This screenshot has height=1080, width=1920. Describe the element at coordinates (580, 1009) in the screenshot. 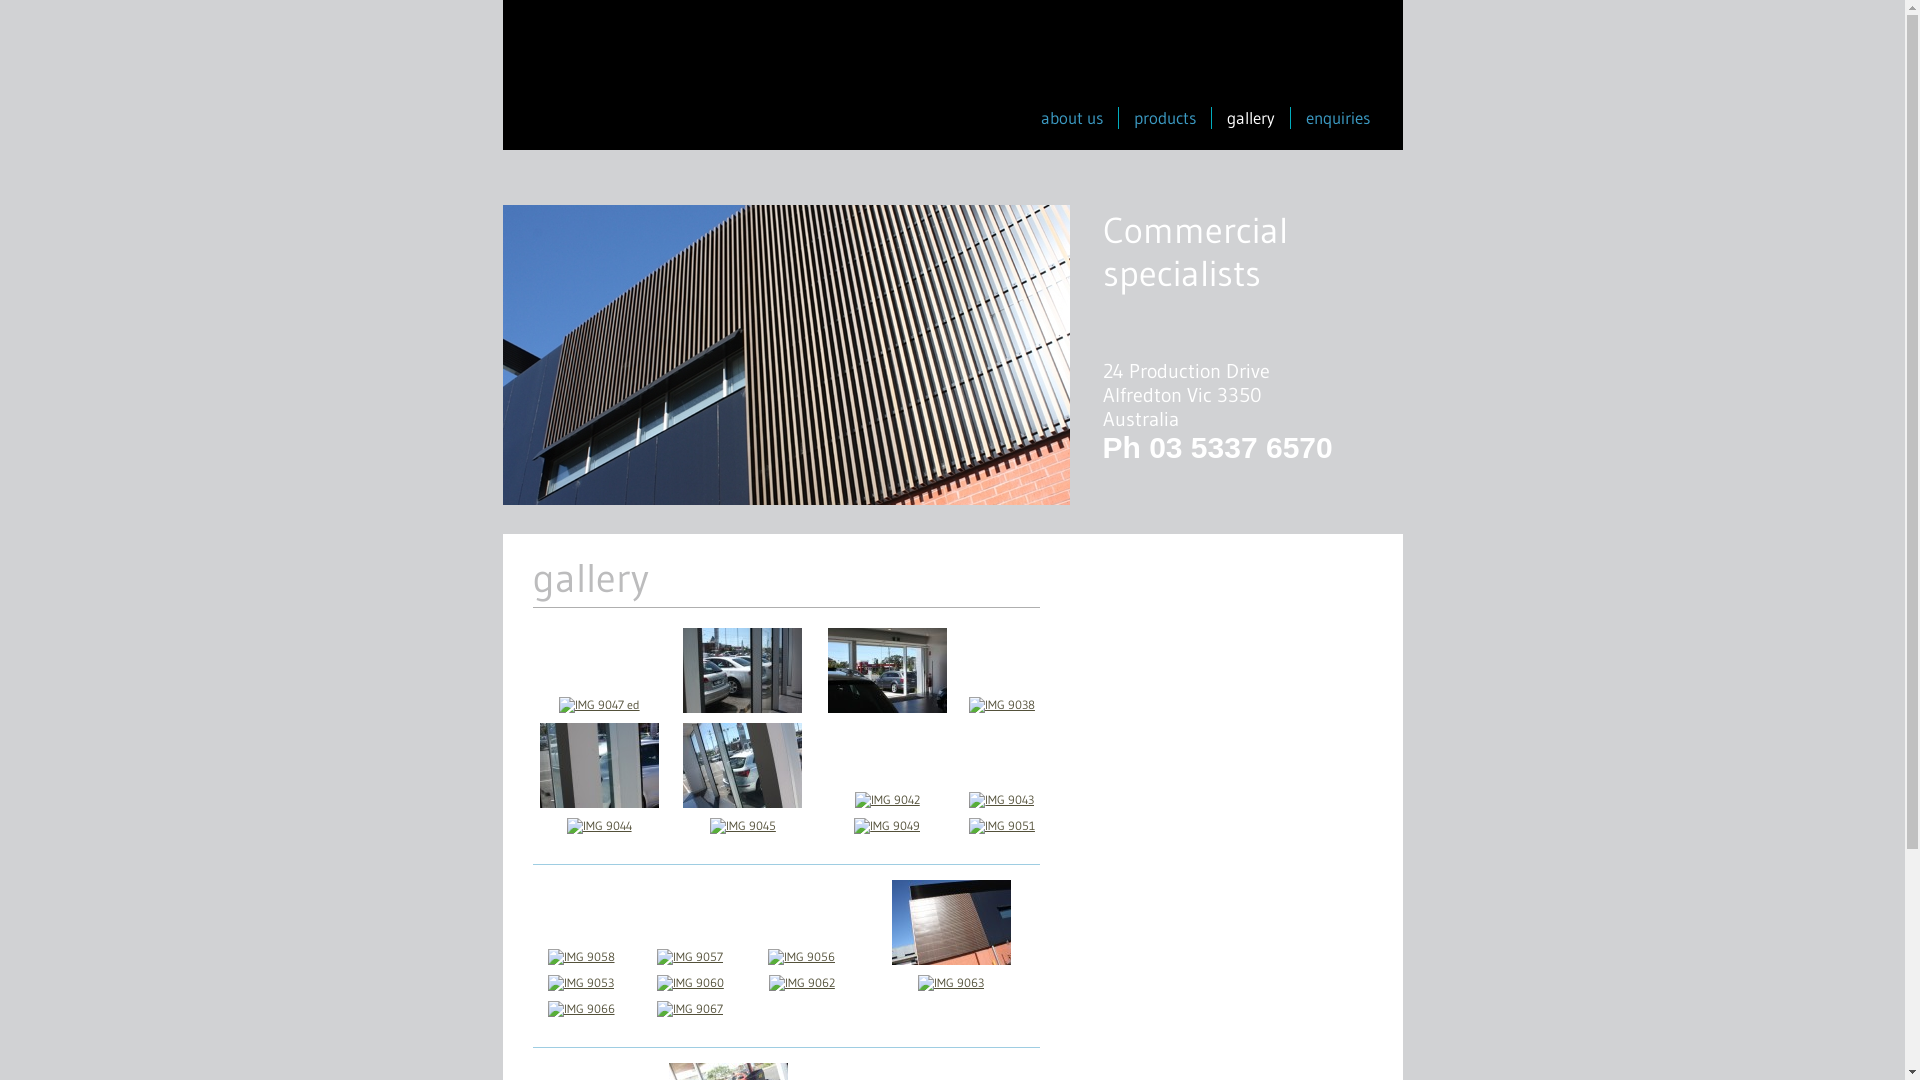

I see `'IMG 9066'` at that location.